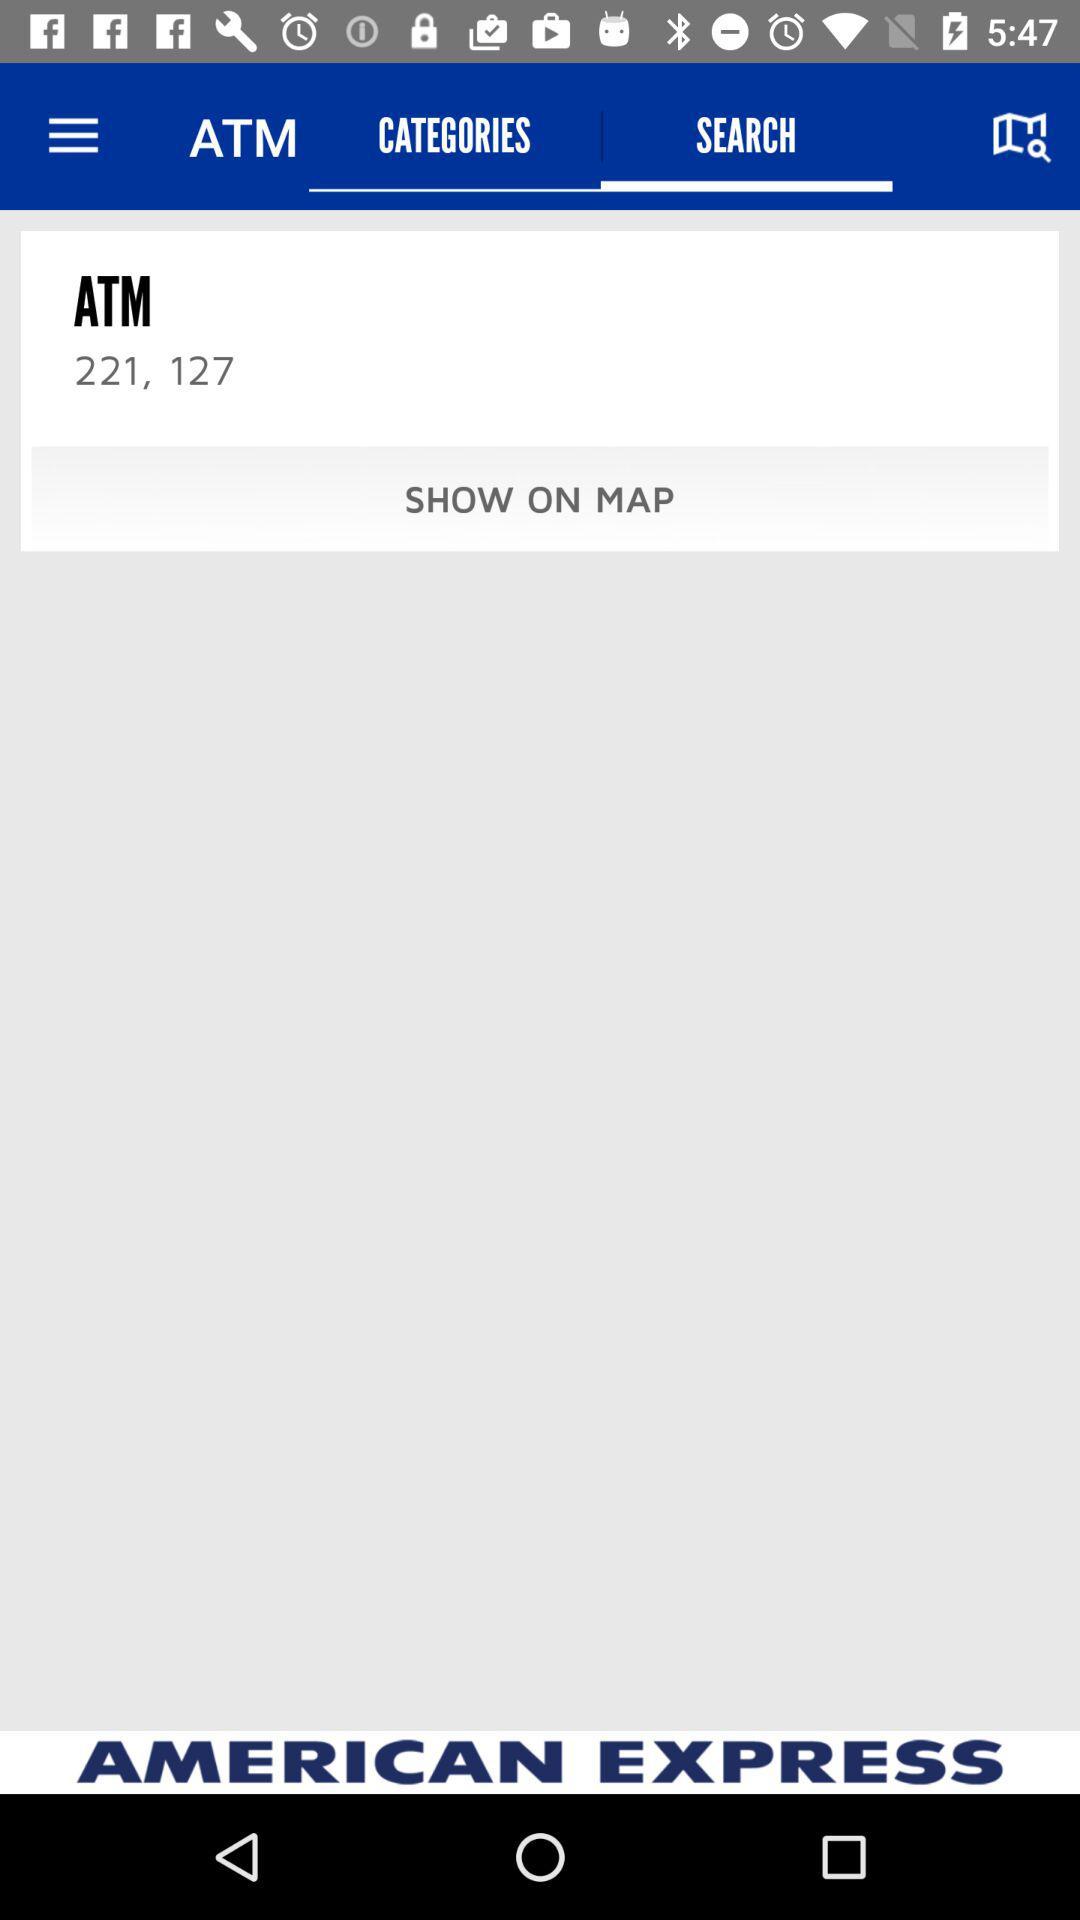  Describe the element at coordinates (454, 135) in the screenshot. I see `item above the show on map item` at that location.